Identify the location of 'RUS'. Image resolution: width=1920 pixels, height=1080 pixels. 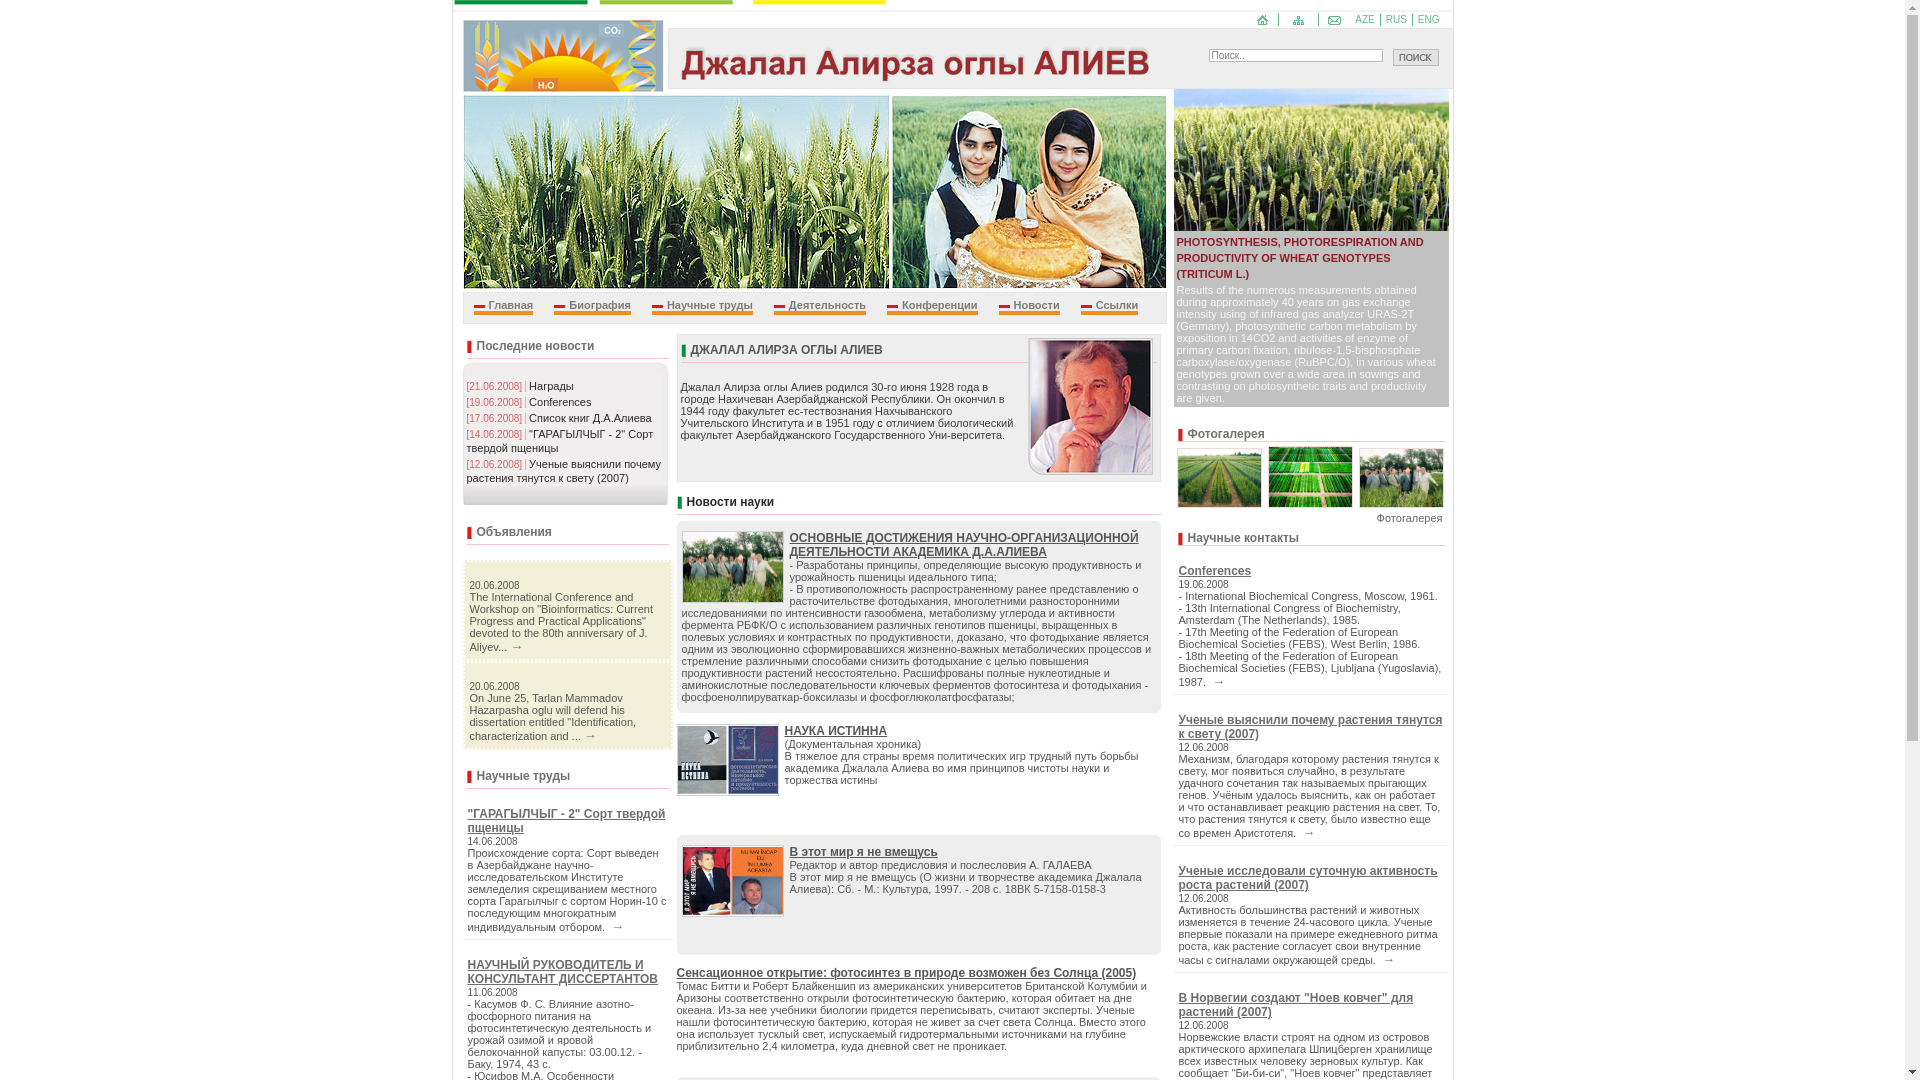
(1398, 19).